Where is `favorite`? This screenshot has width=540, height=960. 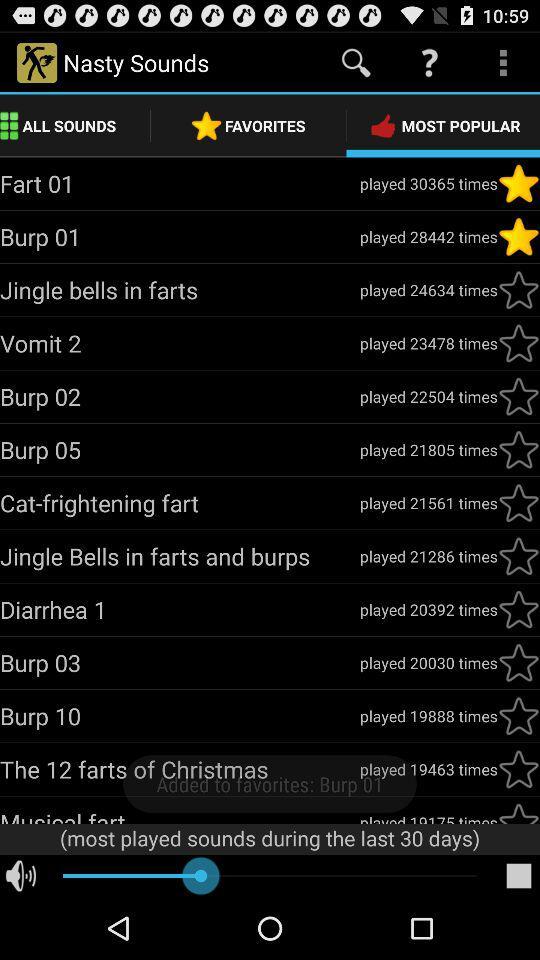
favorite is located at coordinates (518, 289).